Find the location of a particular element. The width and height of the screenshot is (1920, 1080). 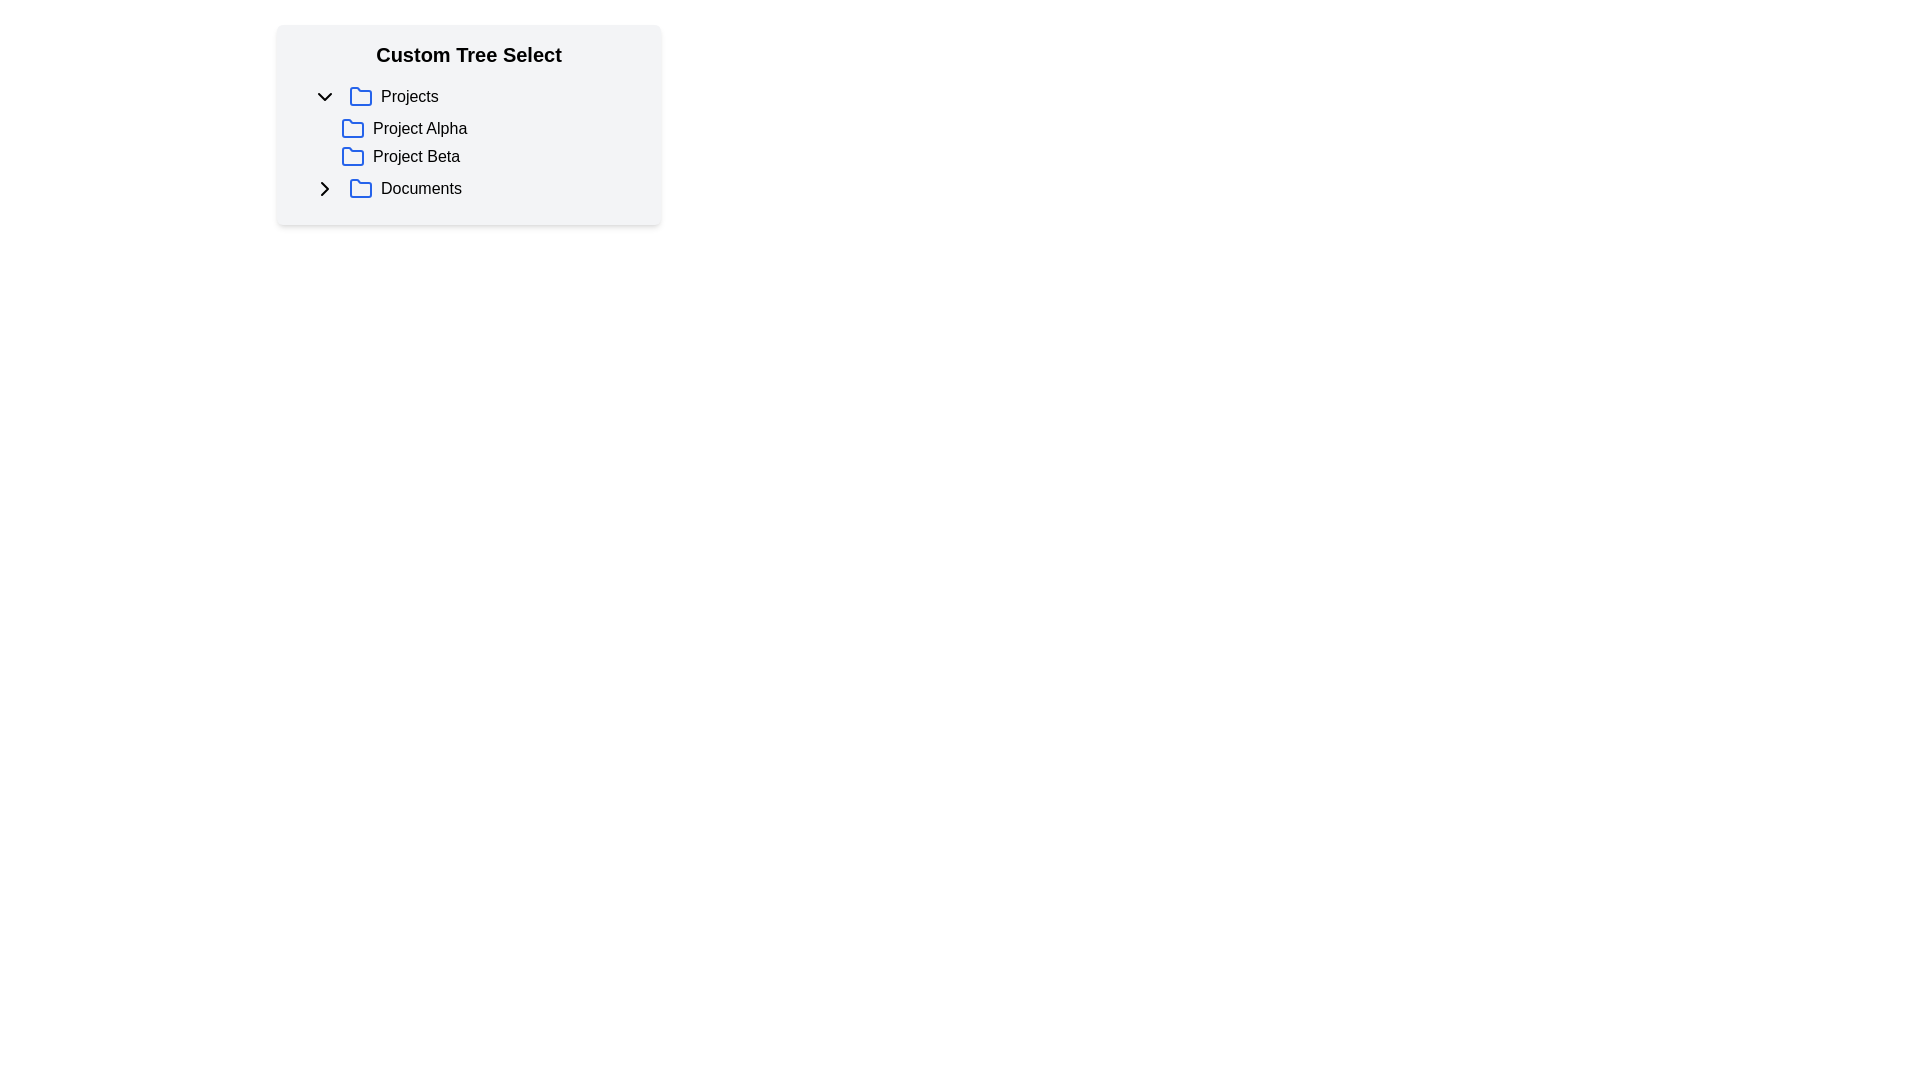

the dropdown toggle button located at the top-left corner of the interface under the 'Projects' category is located at coordinates (325, 96).